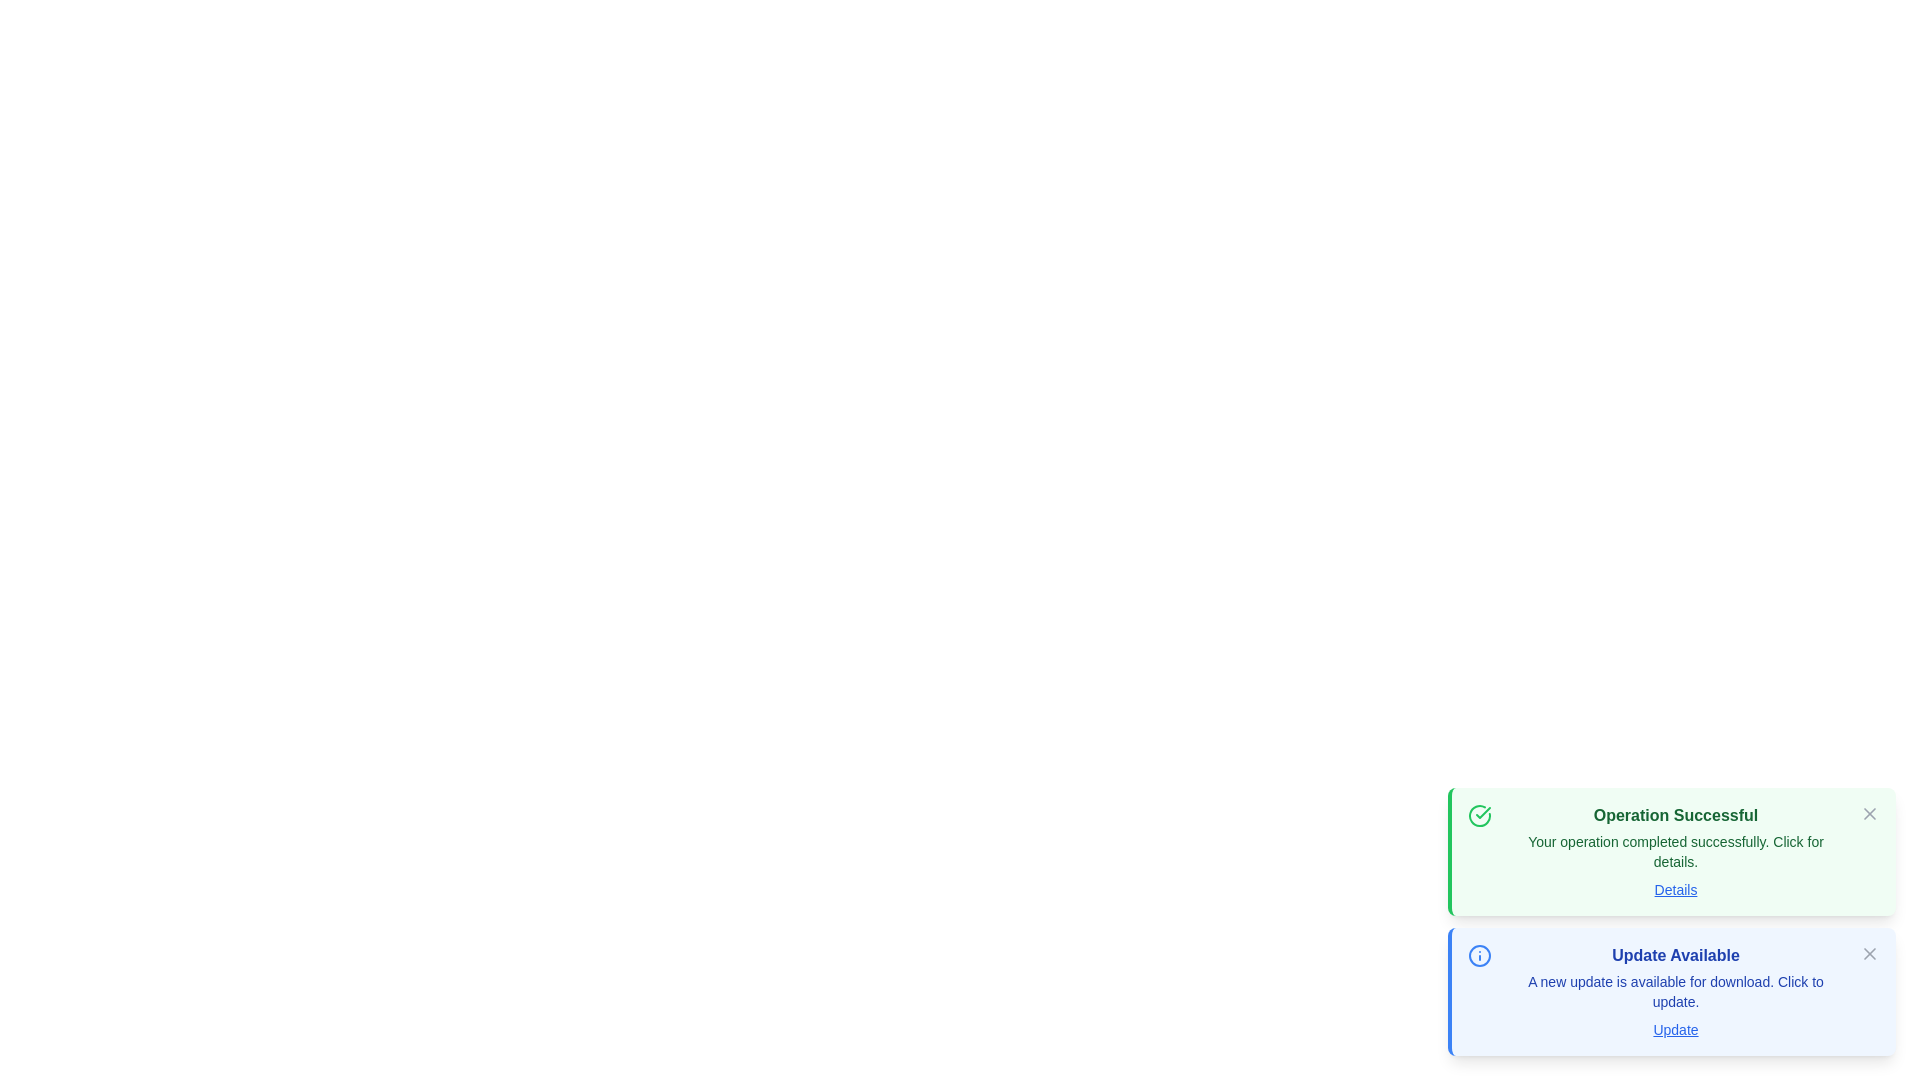  I want to click on the dismiss button located in the top-right corner of the 'Update Available' notification box, so click(1869, 952).